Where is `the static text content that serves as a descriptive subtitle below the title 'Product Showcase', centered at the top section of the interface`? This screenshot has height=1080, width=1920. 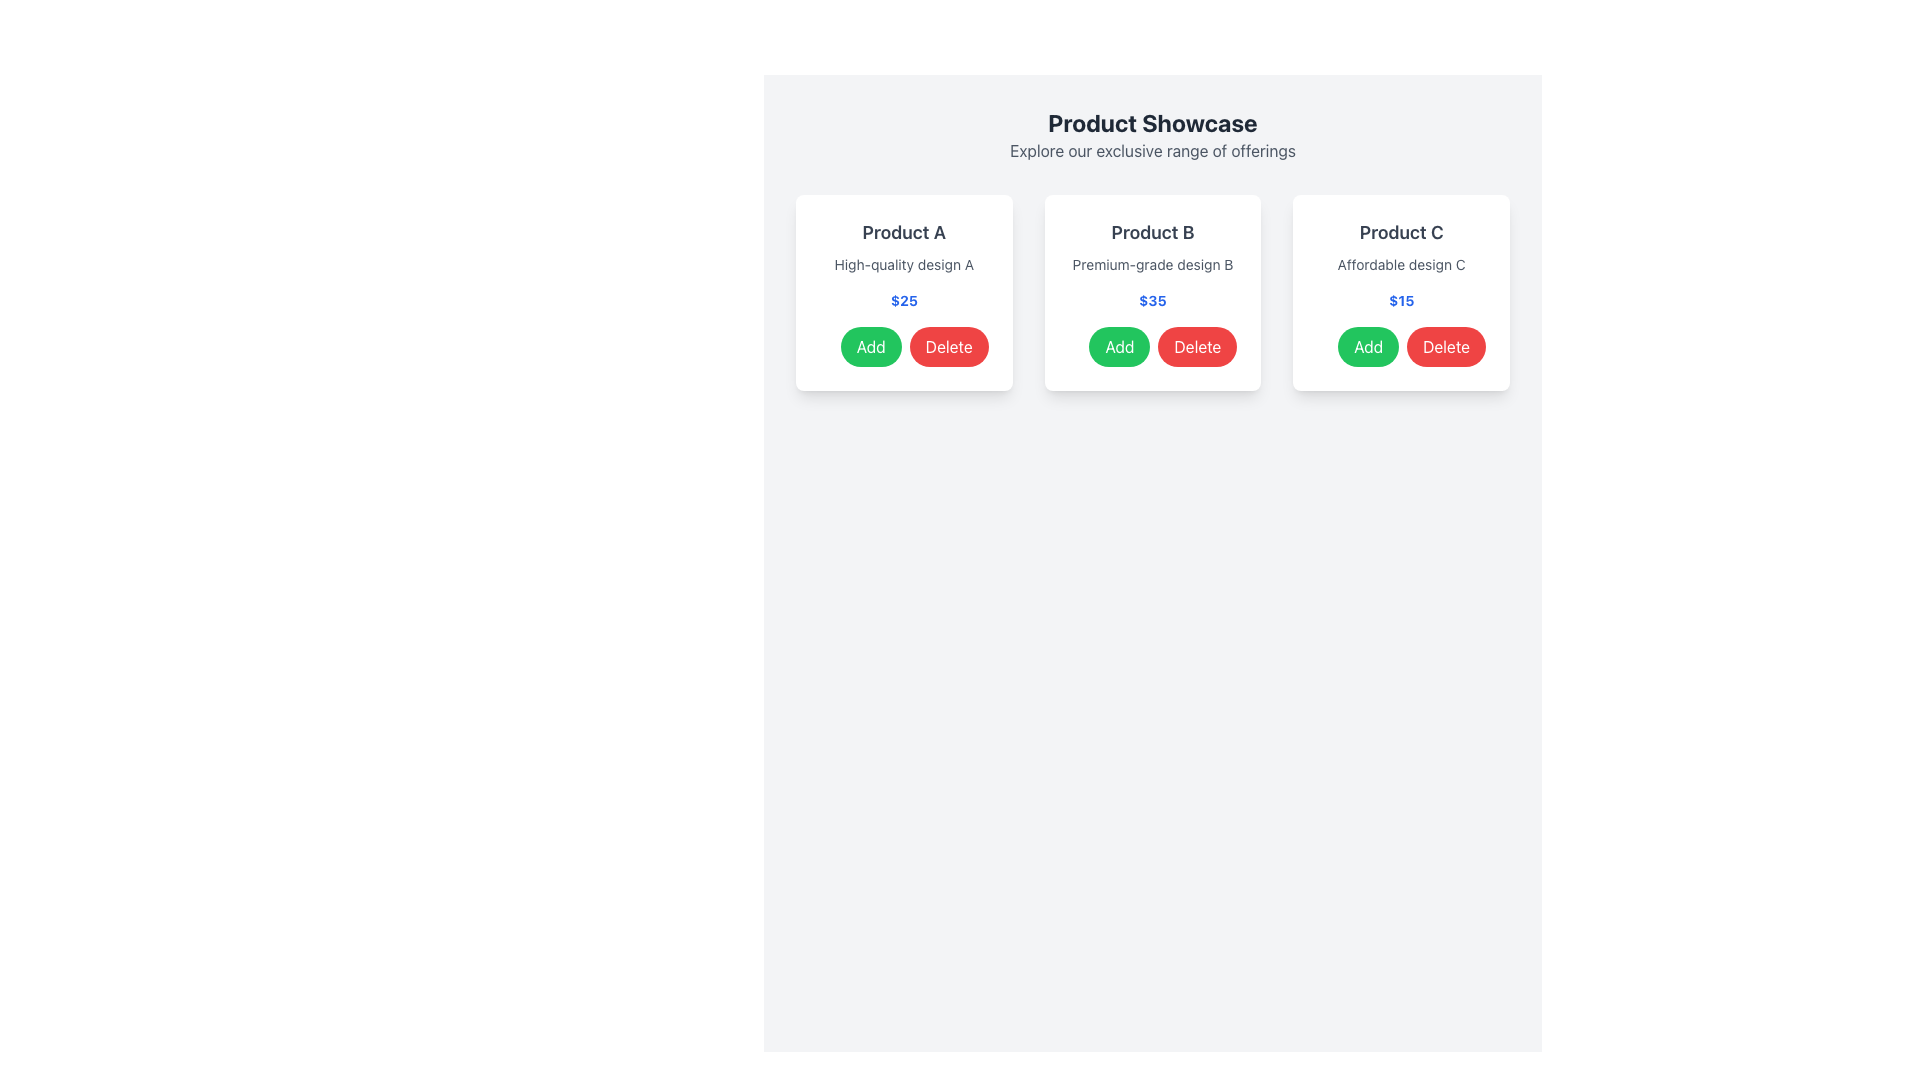
the static text content that serves as a descriptive subtitle below the title 'Product Showcase', centered at the top section of the interface is located at coordinates (1152, 149).